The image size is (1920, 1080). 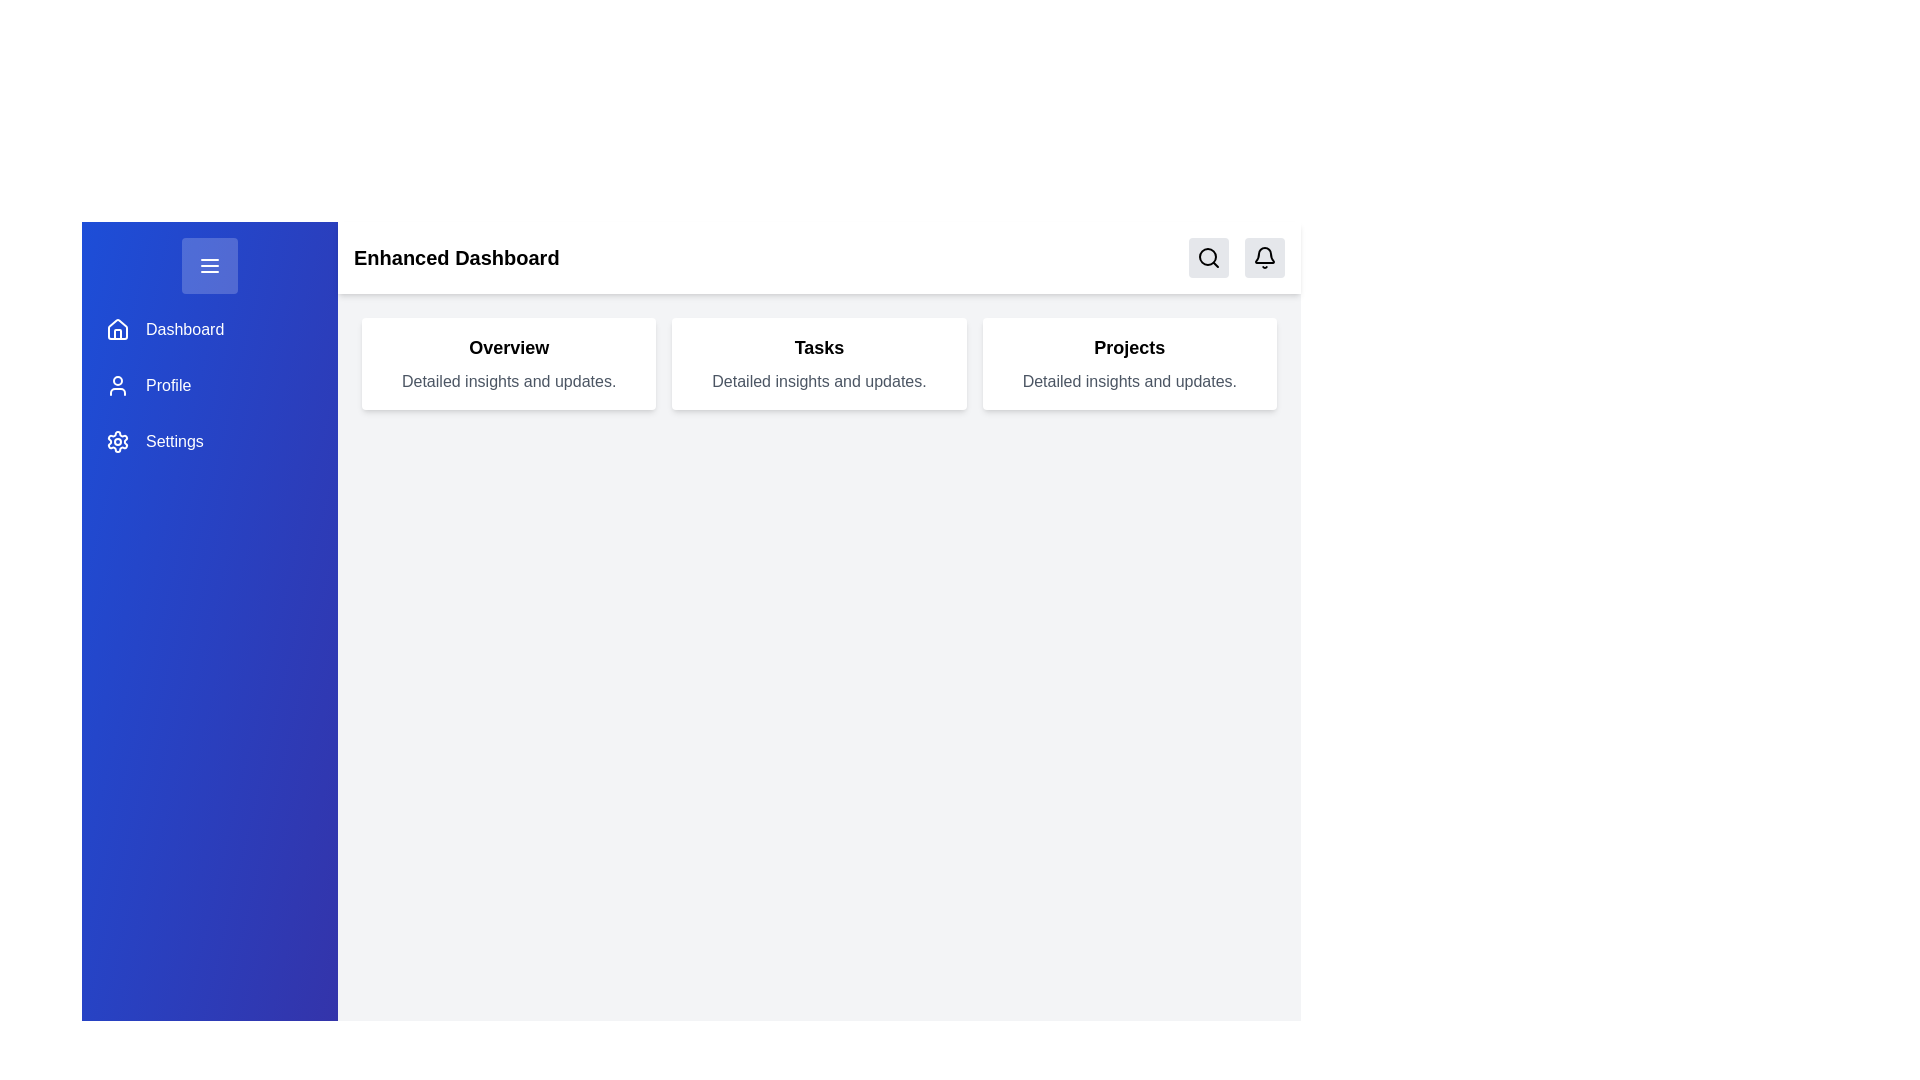 I want to click on the circular graphical element that represents the lens of the search icon located in the top-right corner of the interface, so click(x=1207, y=256).